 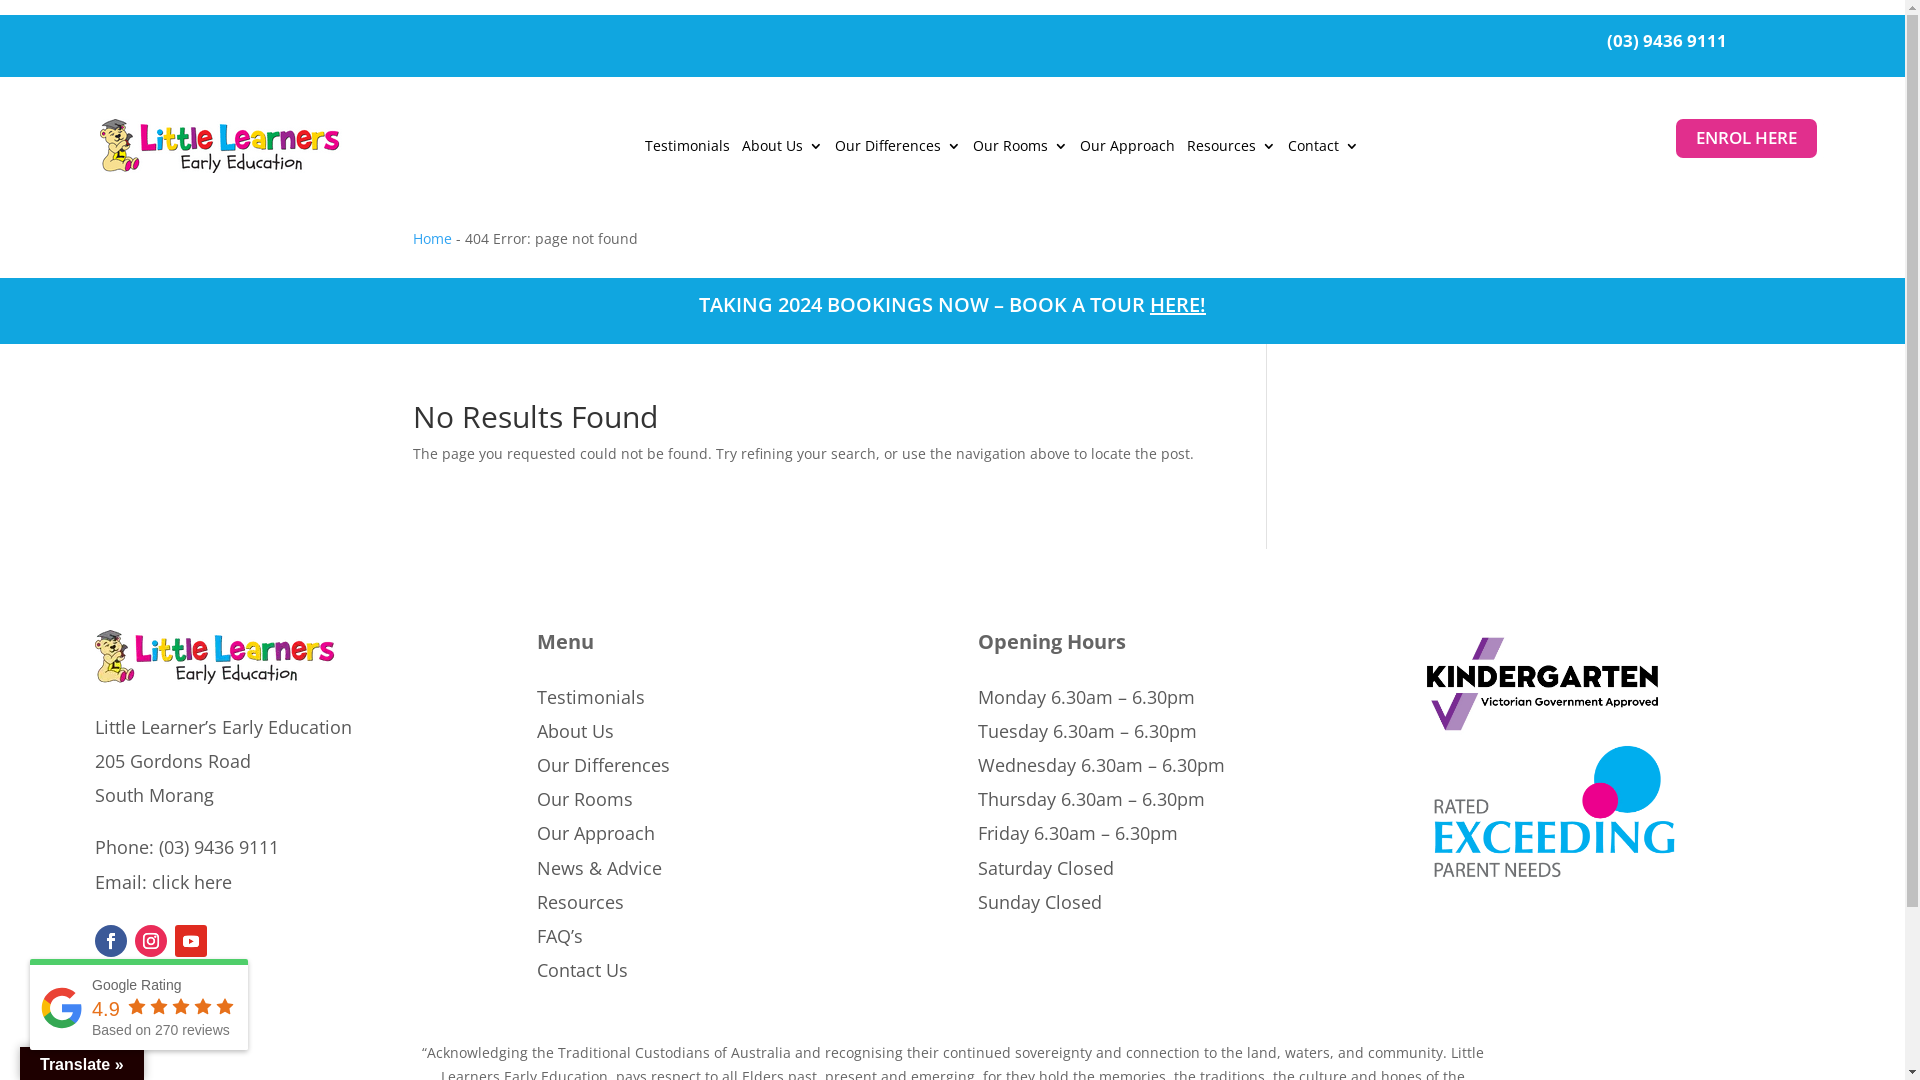 What do you see at coordinates (225, 145) in the screenshot?
I see `'Little Learners Early Education with Bear Logo'` at bounding box center [225, 145].